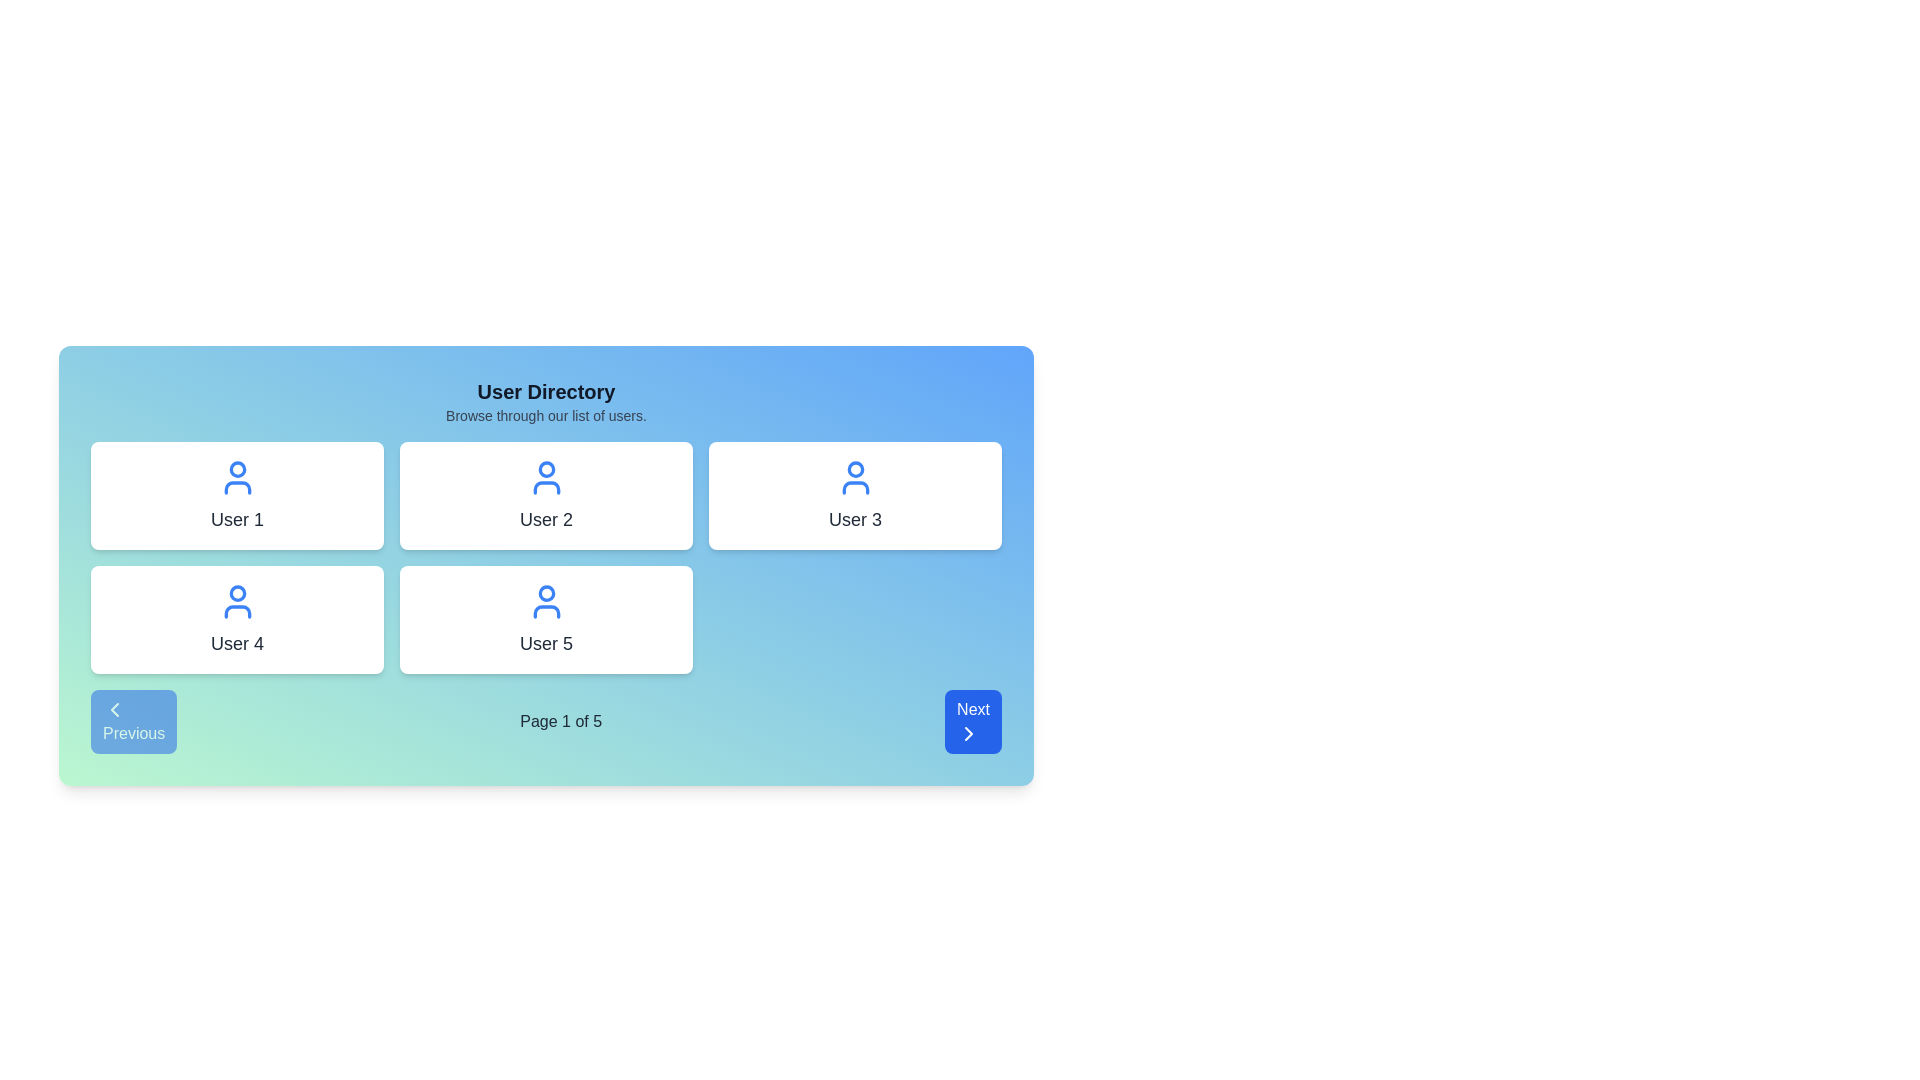  I want to click on on the third card in the grid layout representing a user profile or item, which displays the user's name and an icon, so click(855, 495).